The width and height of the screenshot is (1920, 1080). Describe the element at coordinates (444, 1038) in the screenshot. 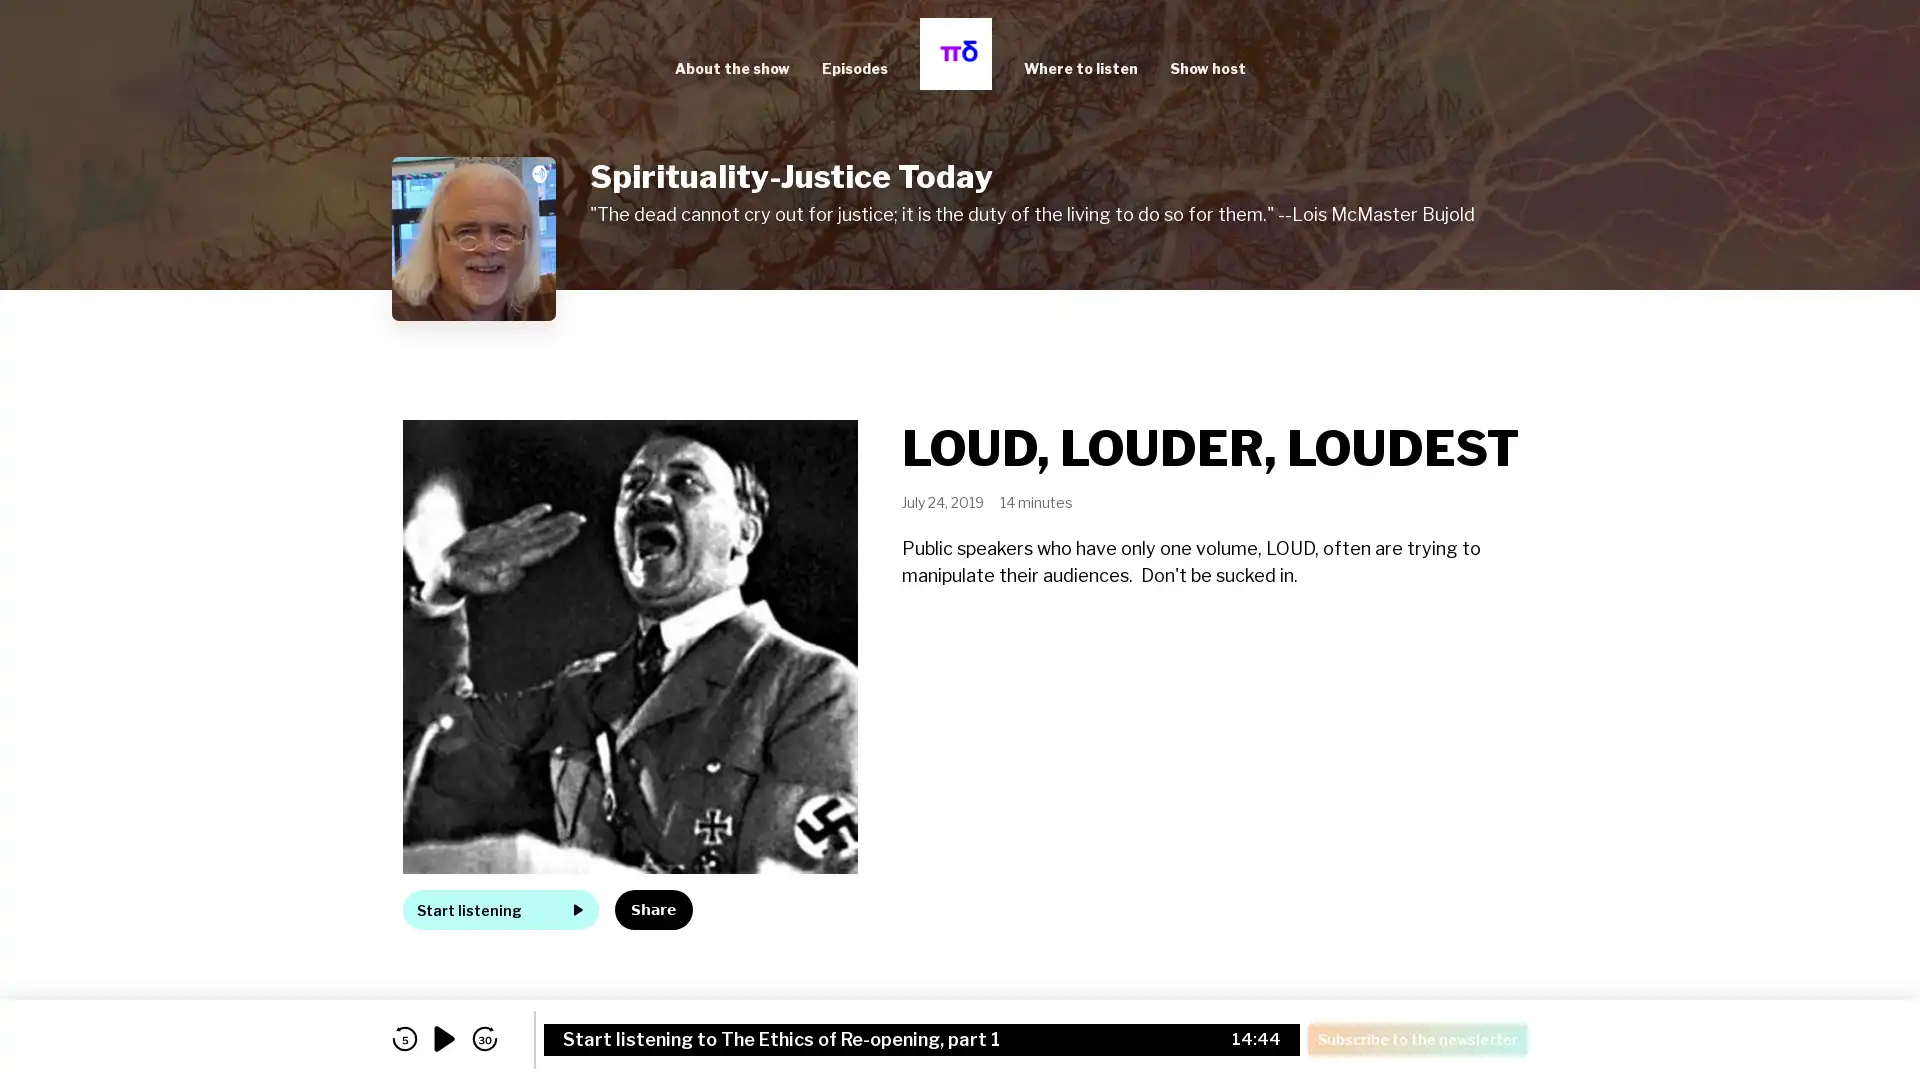

I see `play audio` at that location.